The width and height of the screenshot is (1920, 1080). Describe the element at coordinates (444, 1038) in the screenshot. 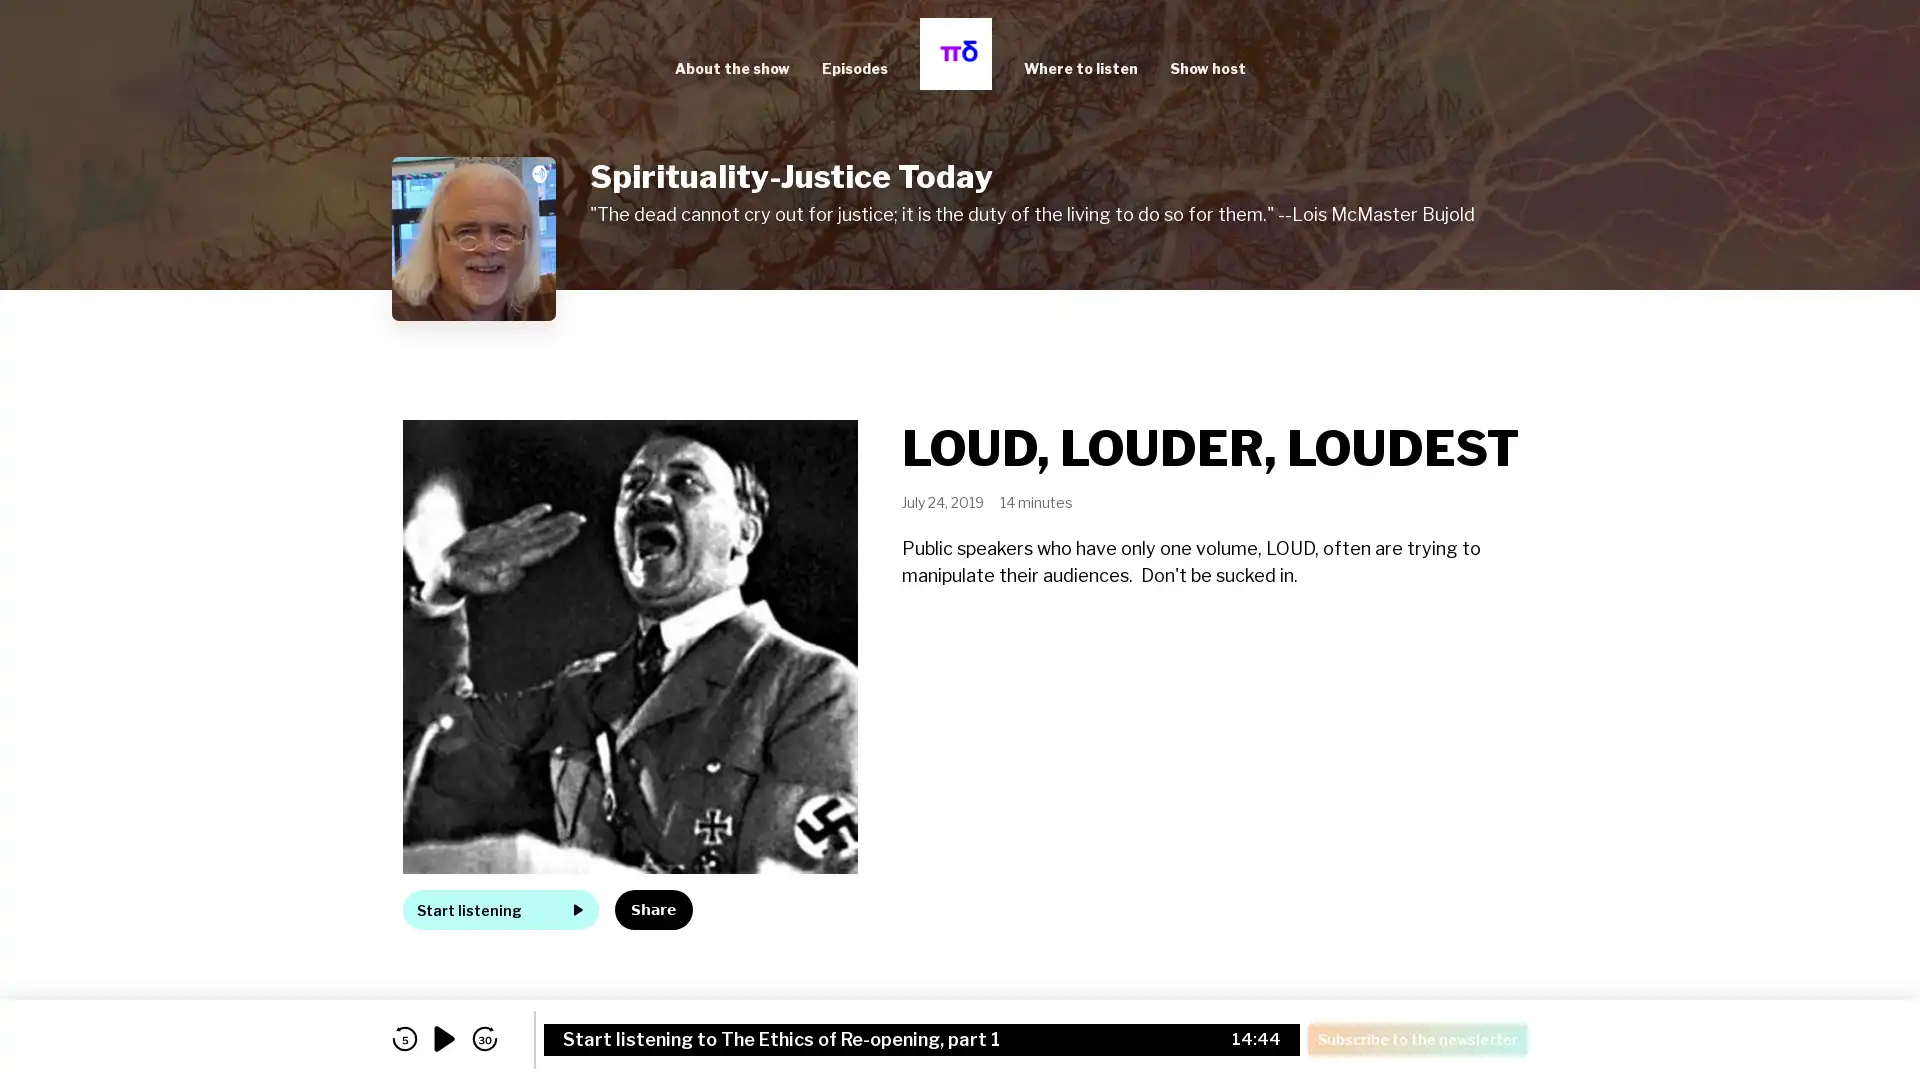

I see `play audio` at that location.